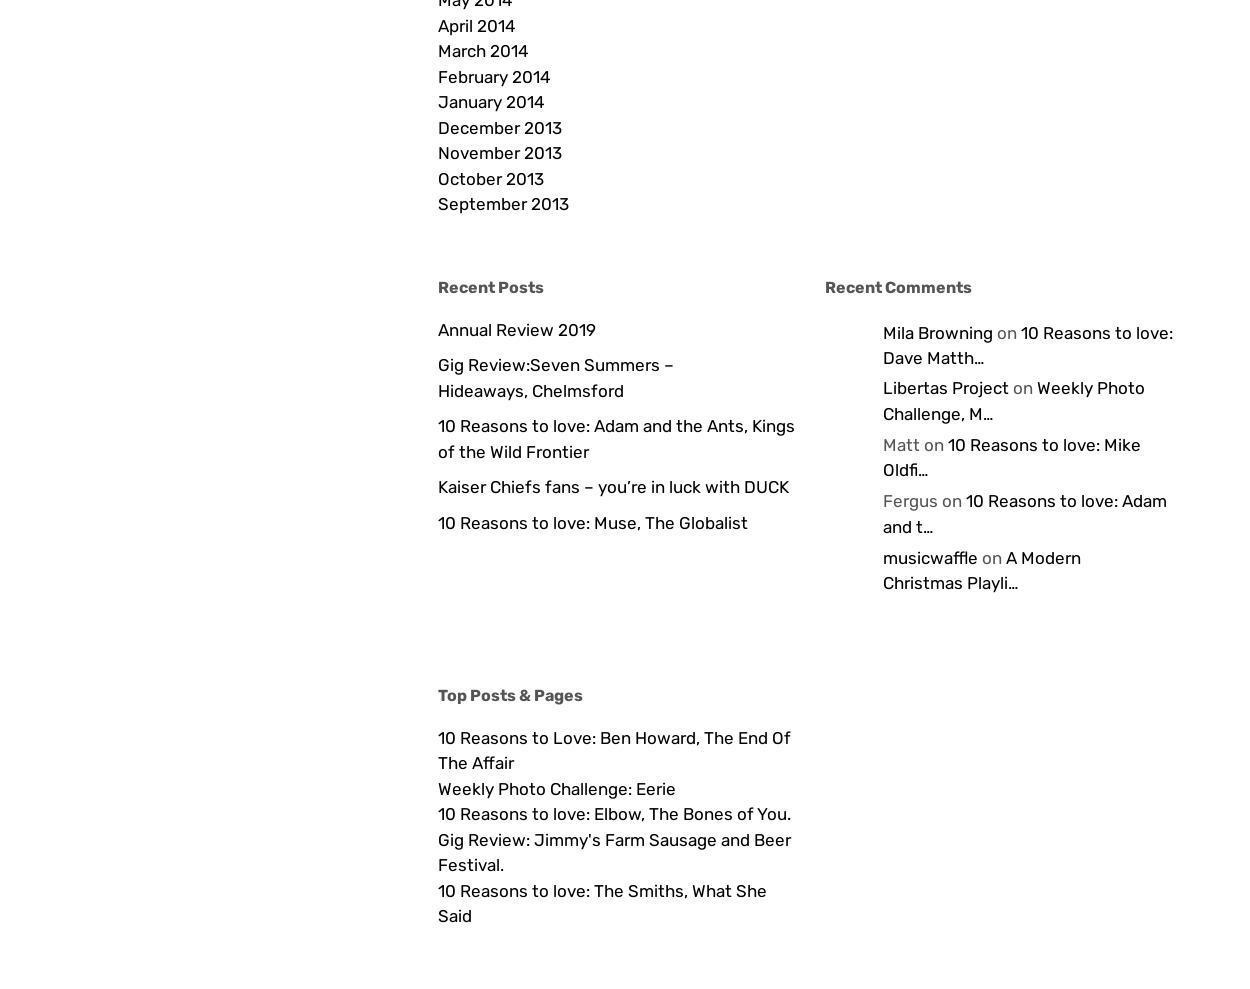 The width and height of the screenshot is (1250, 989). What do you see at coordinates (492, 75) in the screenshot?
I see `'February 2014'` at bounding box center [492, 75].